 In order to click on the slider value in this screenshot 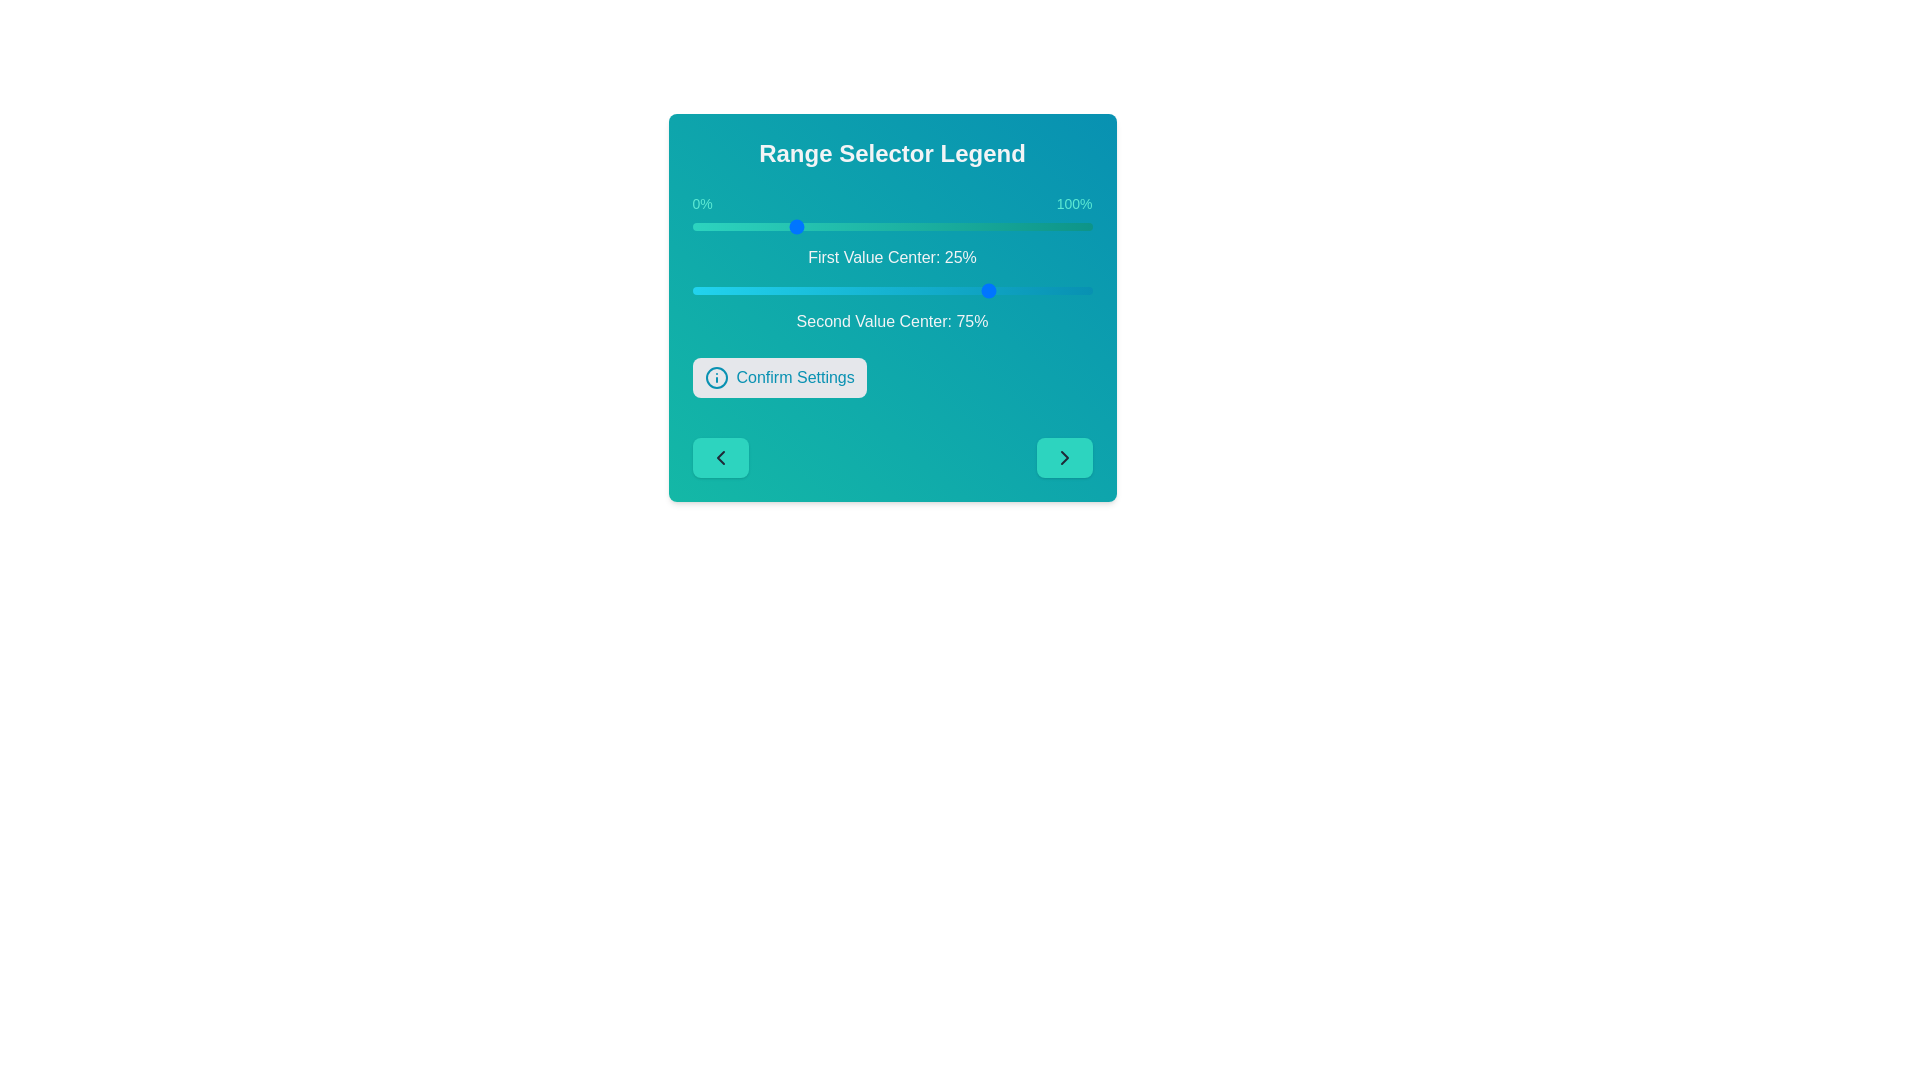, I will do `click(763, 226)`.